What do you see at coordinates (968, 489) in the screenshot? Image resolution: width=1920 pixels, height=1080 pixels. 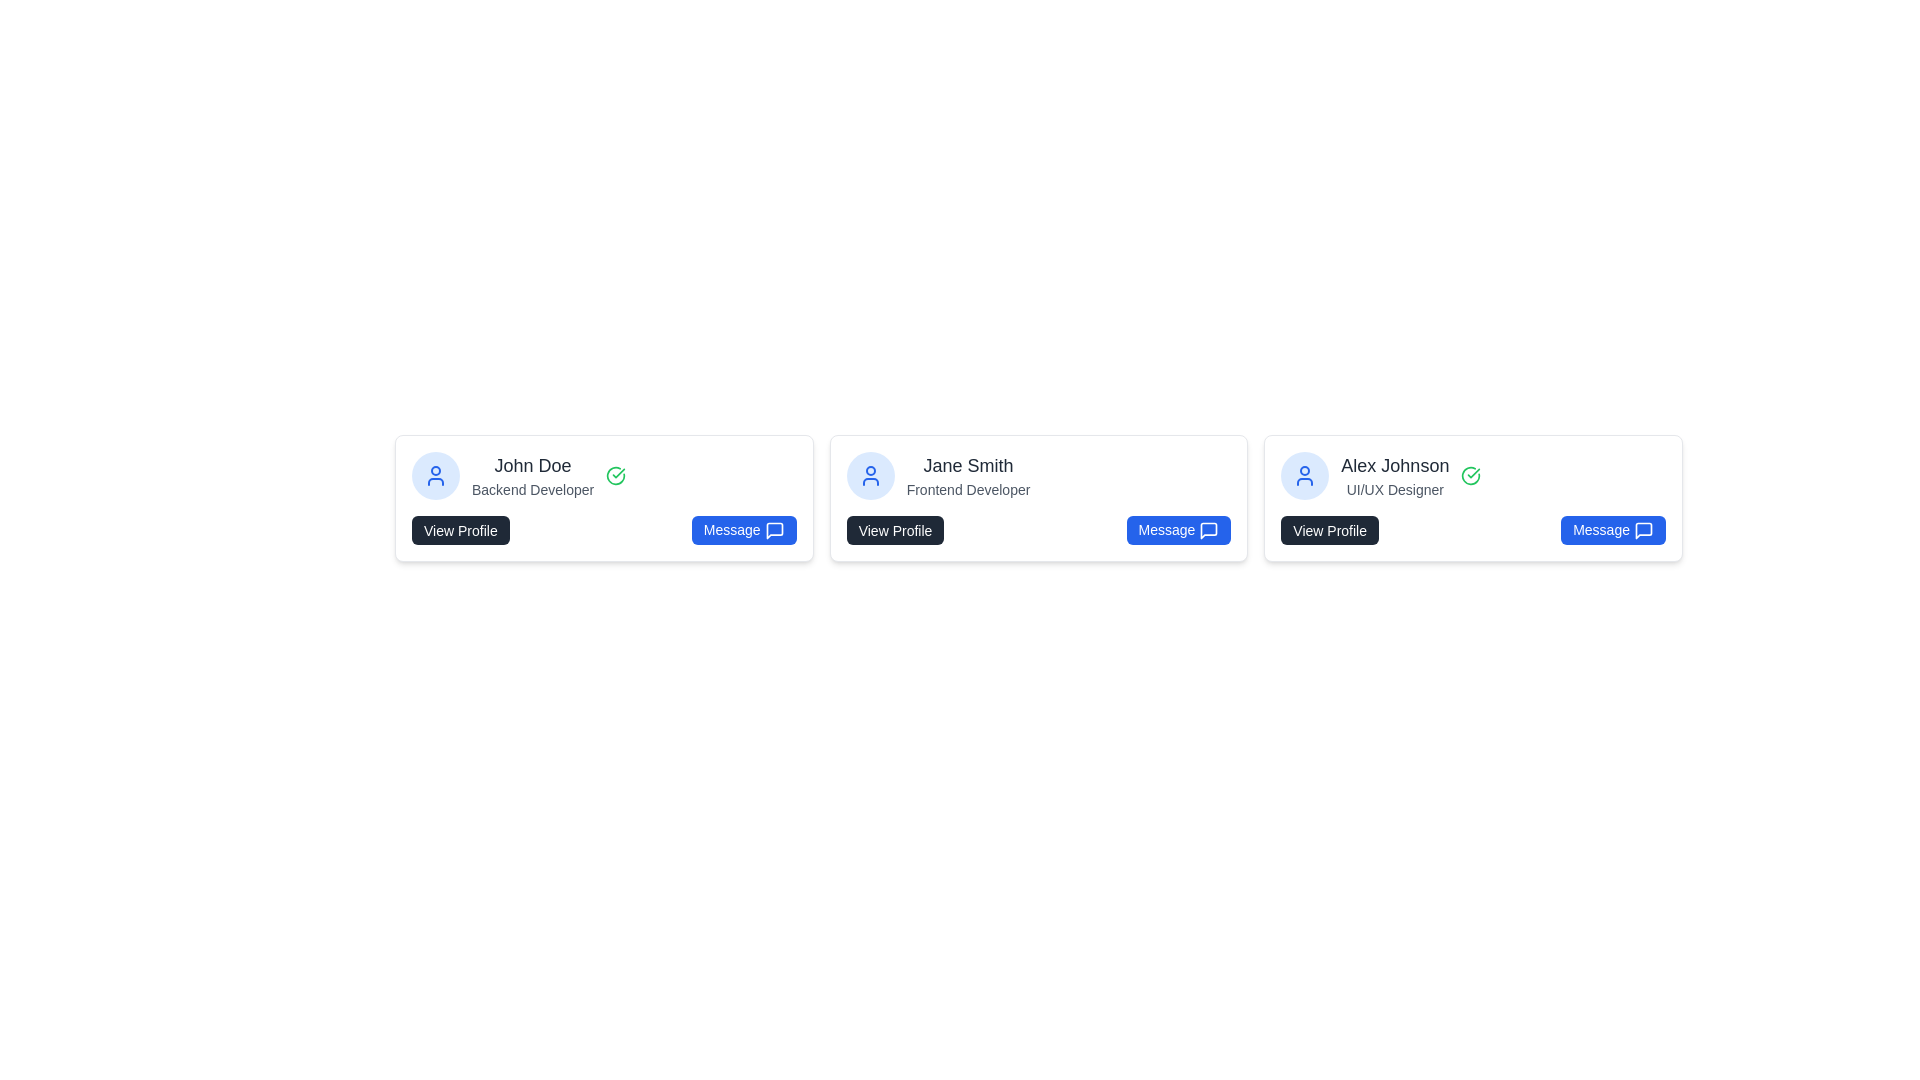 I see `job title information provided by the text label located at the bottom of the central card, directly below 'Jane Smith'` at bounding box center [968, 489].